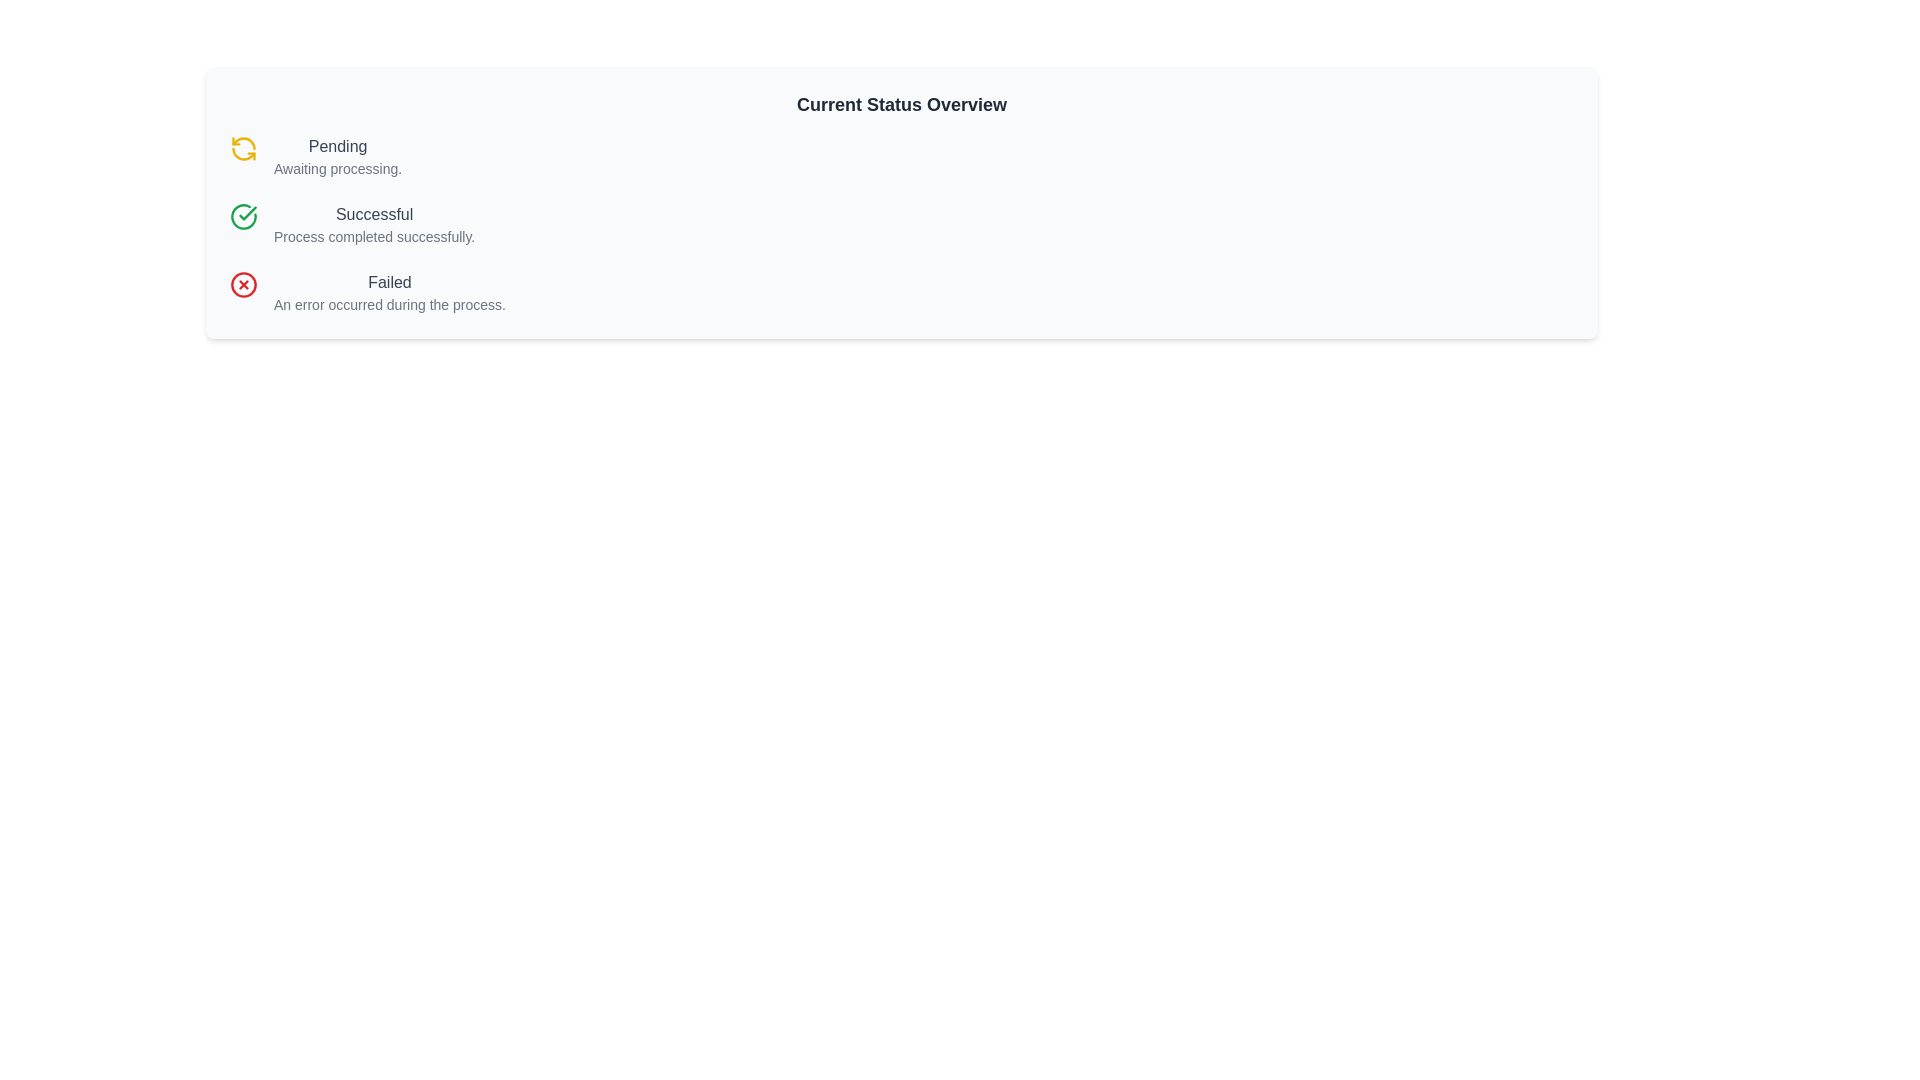 This screenshot has width=1920, height=1080. I want to click on the text label displaying the status 'Pending' with additional details 'Awaiting processing.' located at the top-left section of the interface, so click(338, 156).